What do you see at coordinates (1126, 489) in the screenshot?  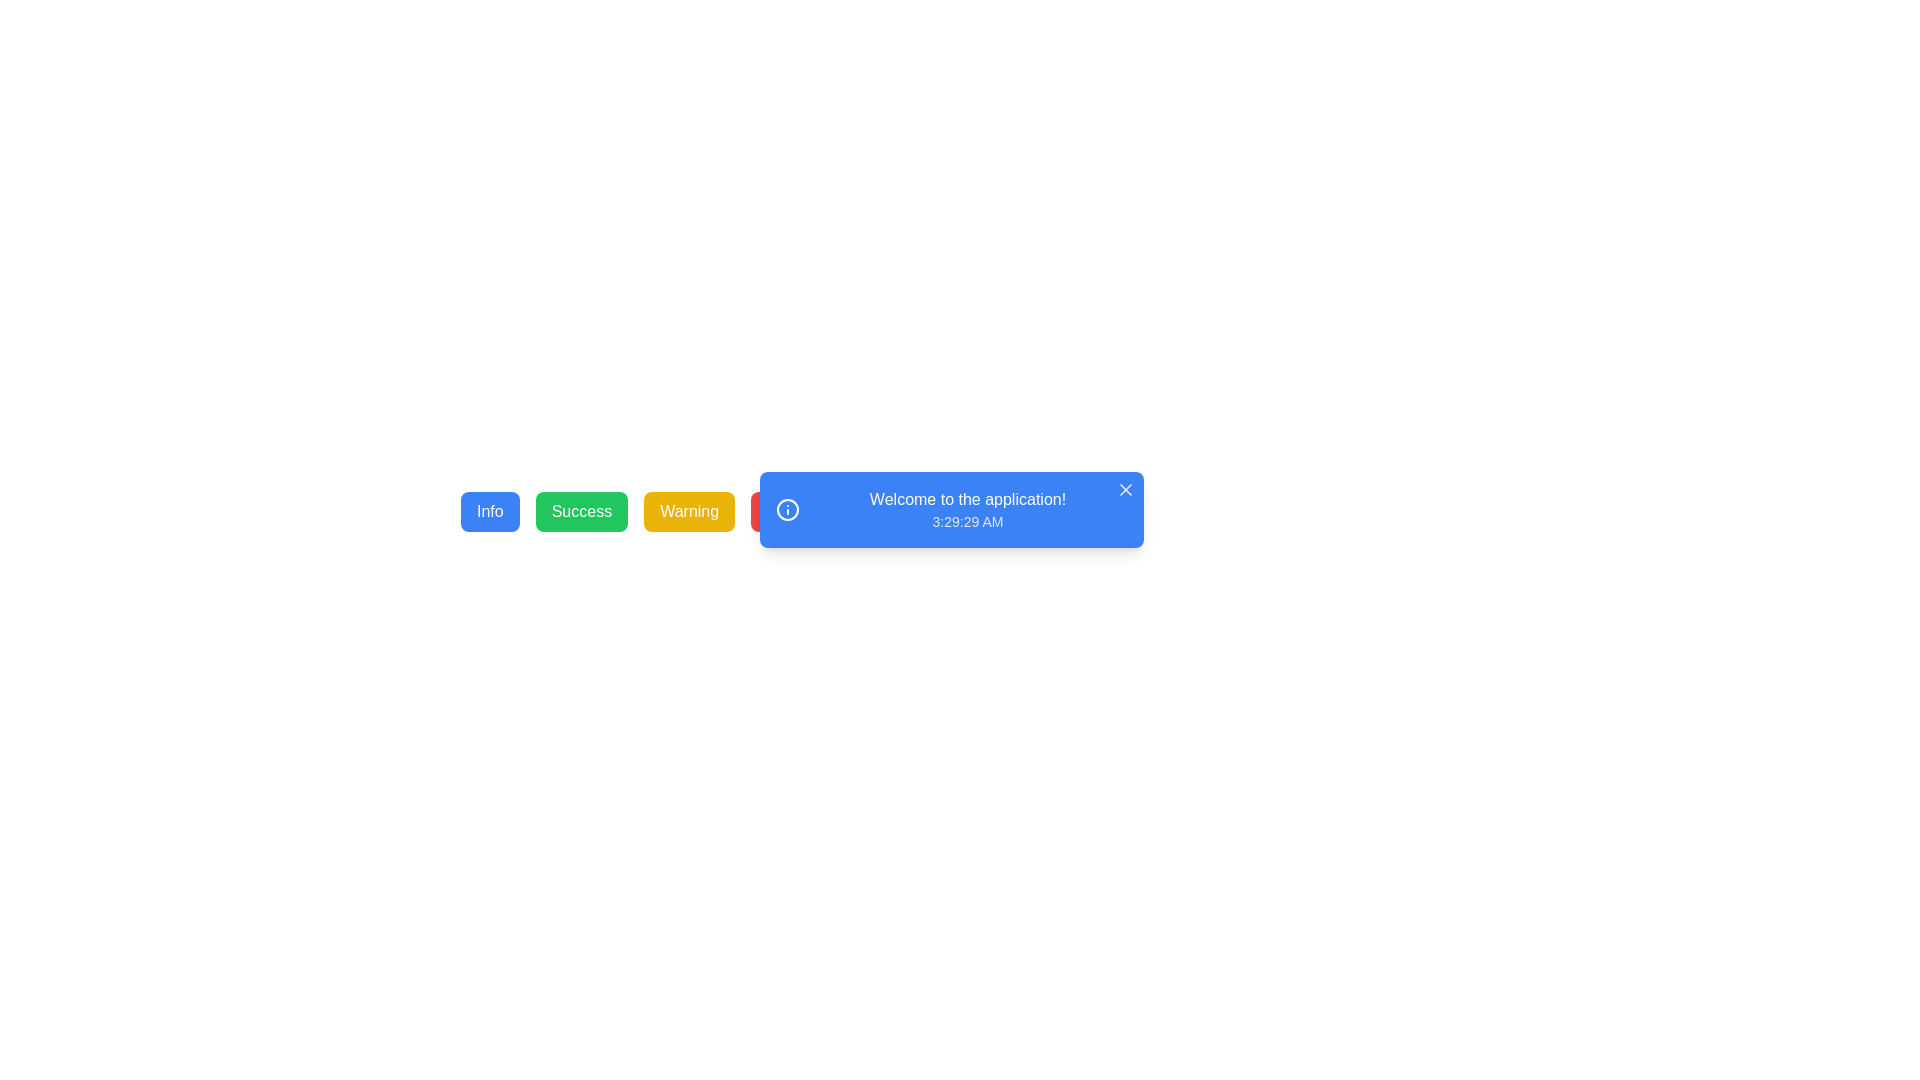 I see `the close or dismiss button icon, which is an intersecting cross icon located at the top-right corner of a blue notification card` at bounding box center [1126, 489].